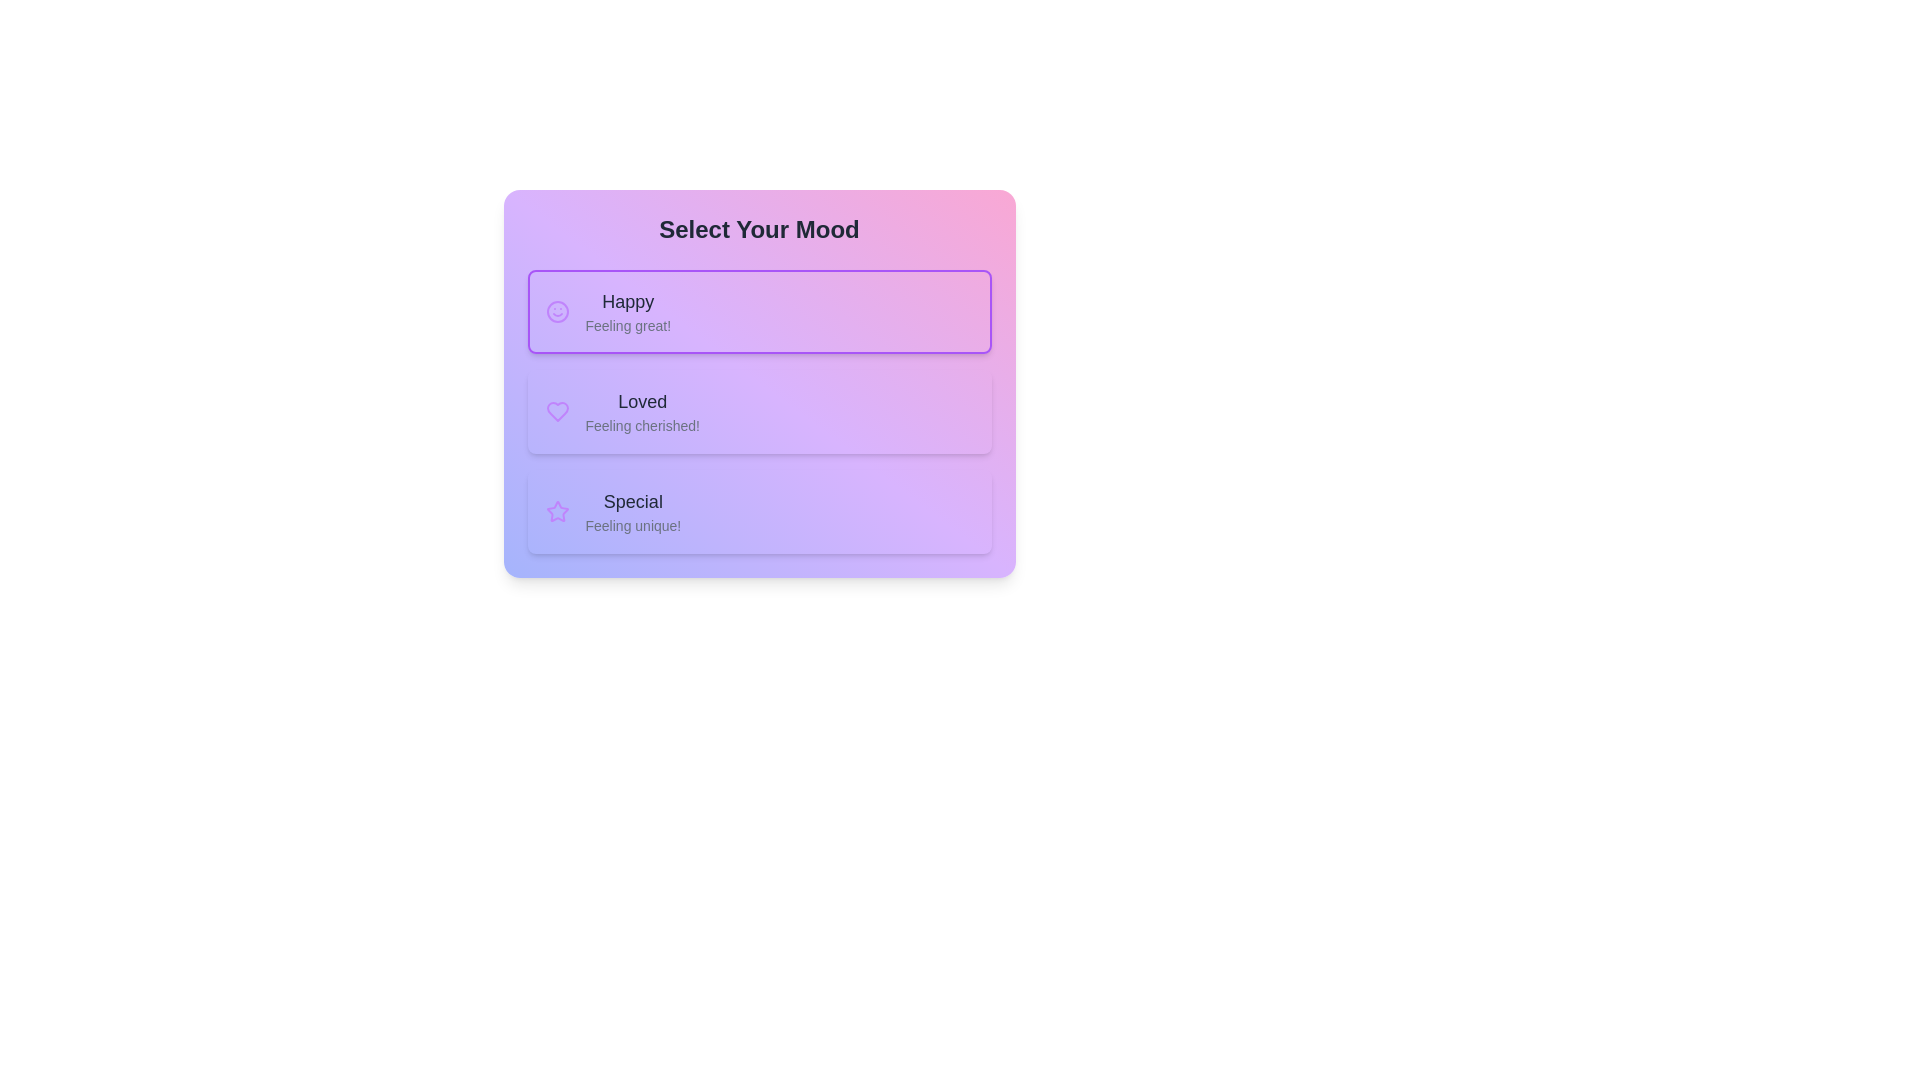 This screenshot has width=1920, height=1080. I want to click on the 'Happy' mood option card, which is the first selectable item in the 'Select Your Mood' group, so click(758, 312).